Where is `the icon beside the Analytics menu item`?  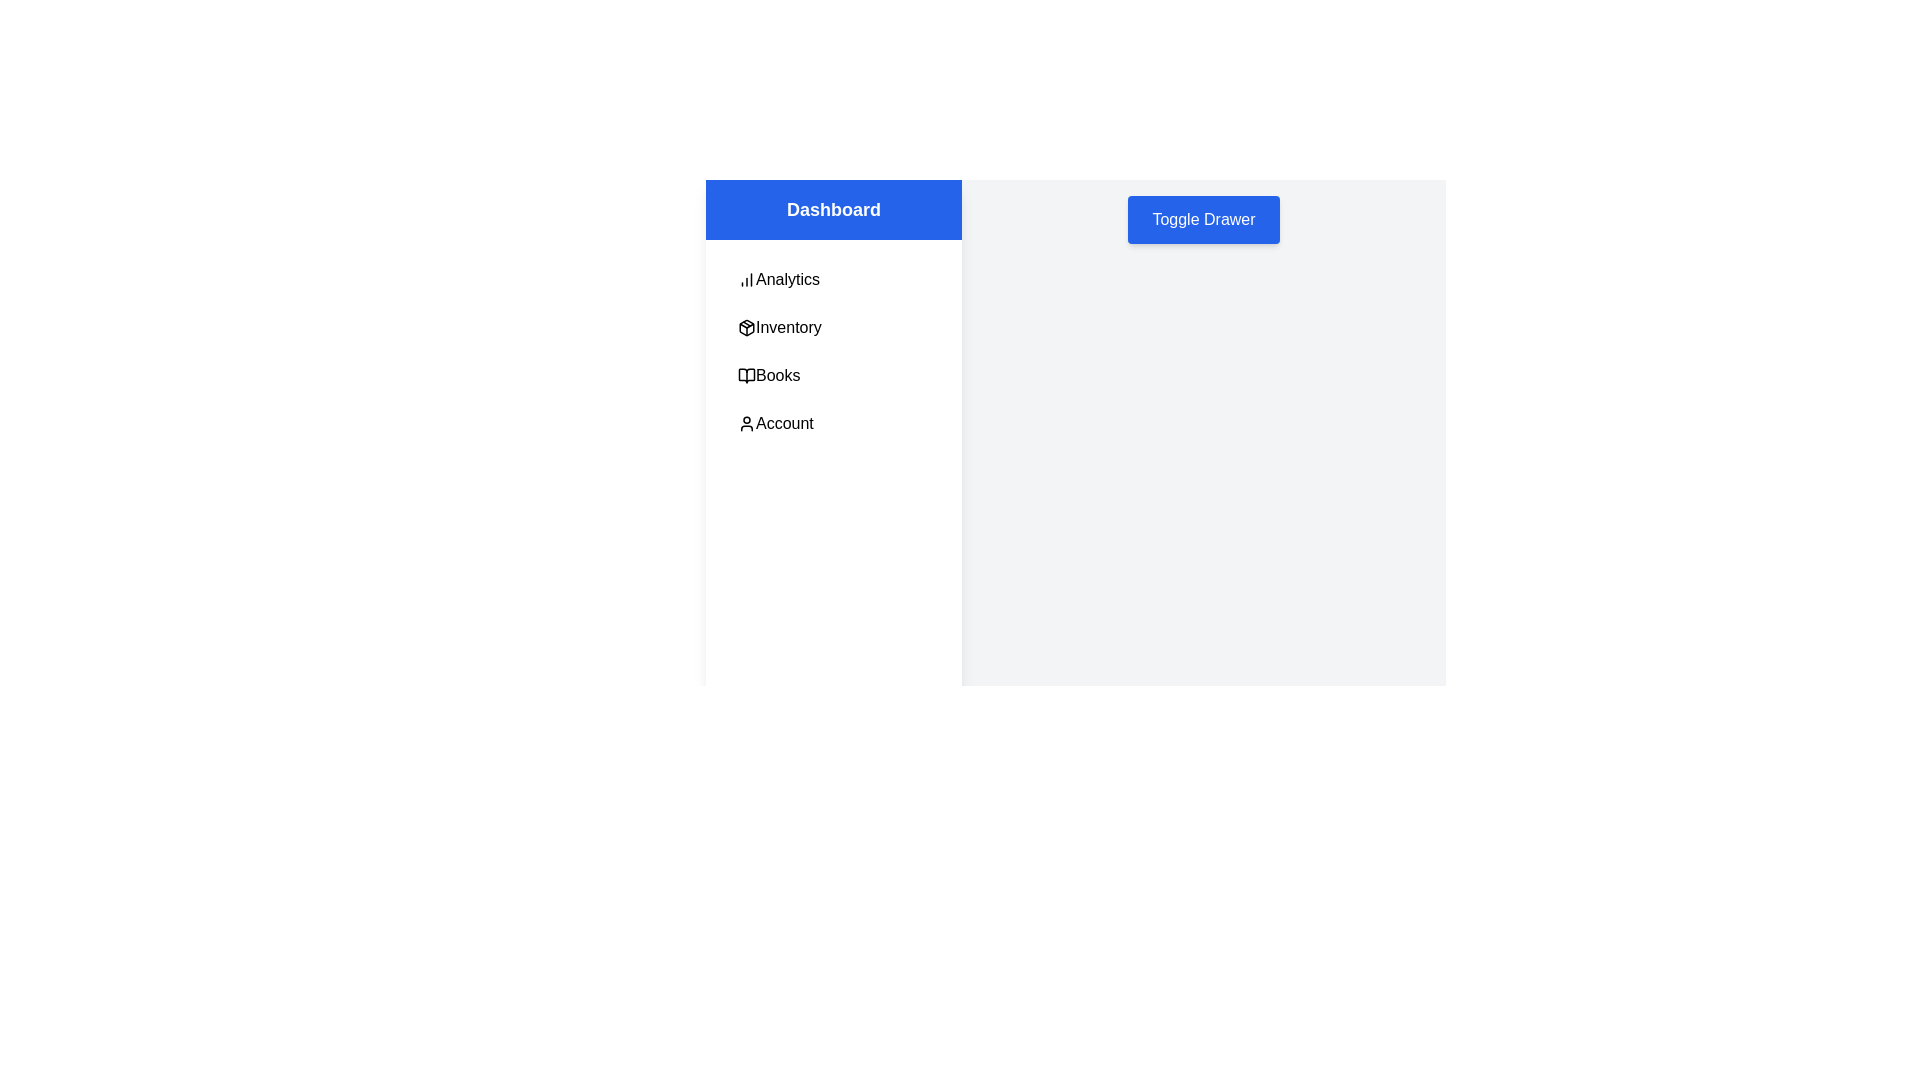 the icon beside the Analytics menu item is located at coordinates (746, 280).